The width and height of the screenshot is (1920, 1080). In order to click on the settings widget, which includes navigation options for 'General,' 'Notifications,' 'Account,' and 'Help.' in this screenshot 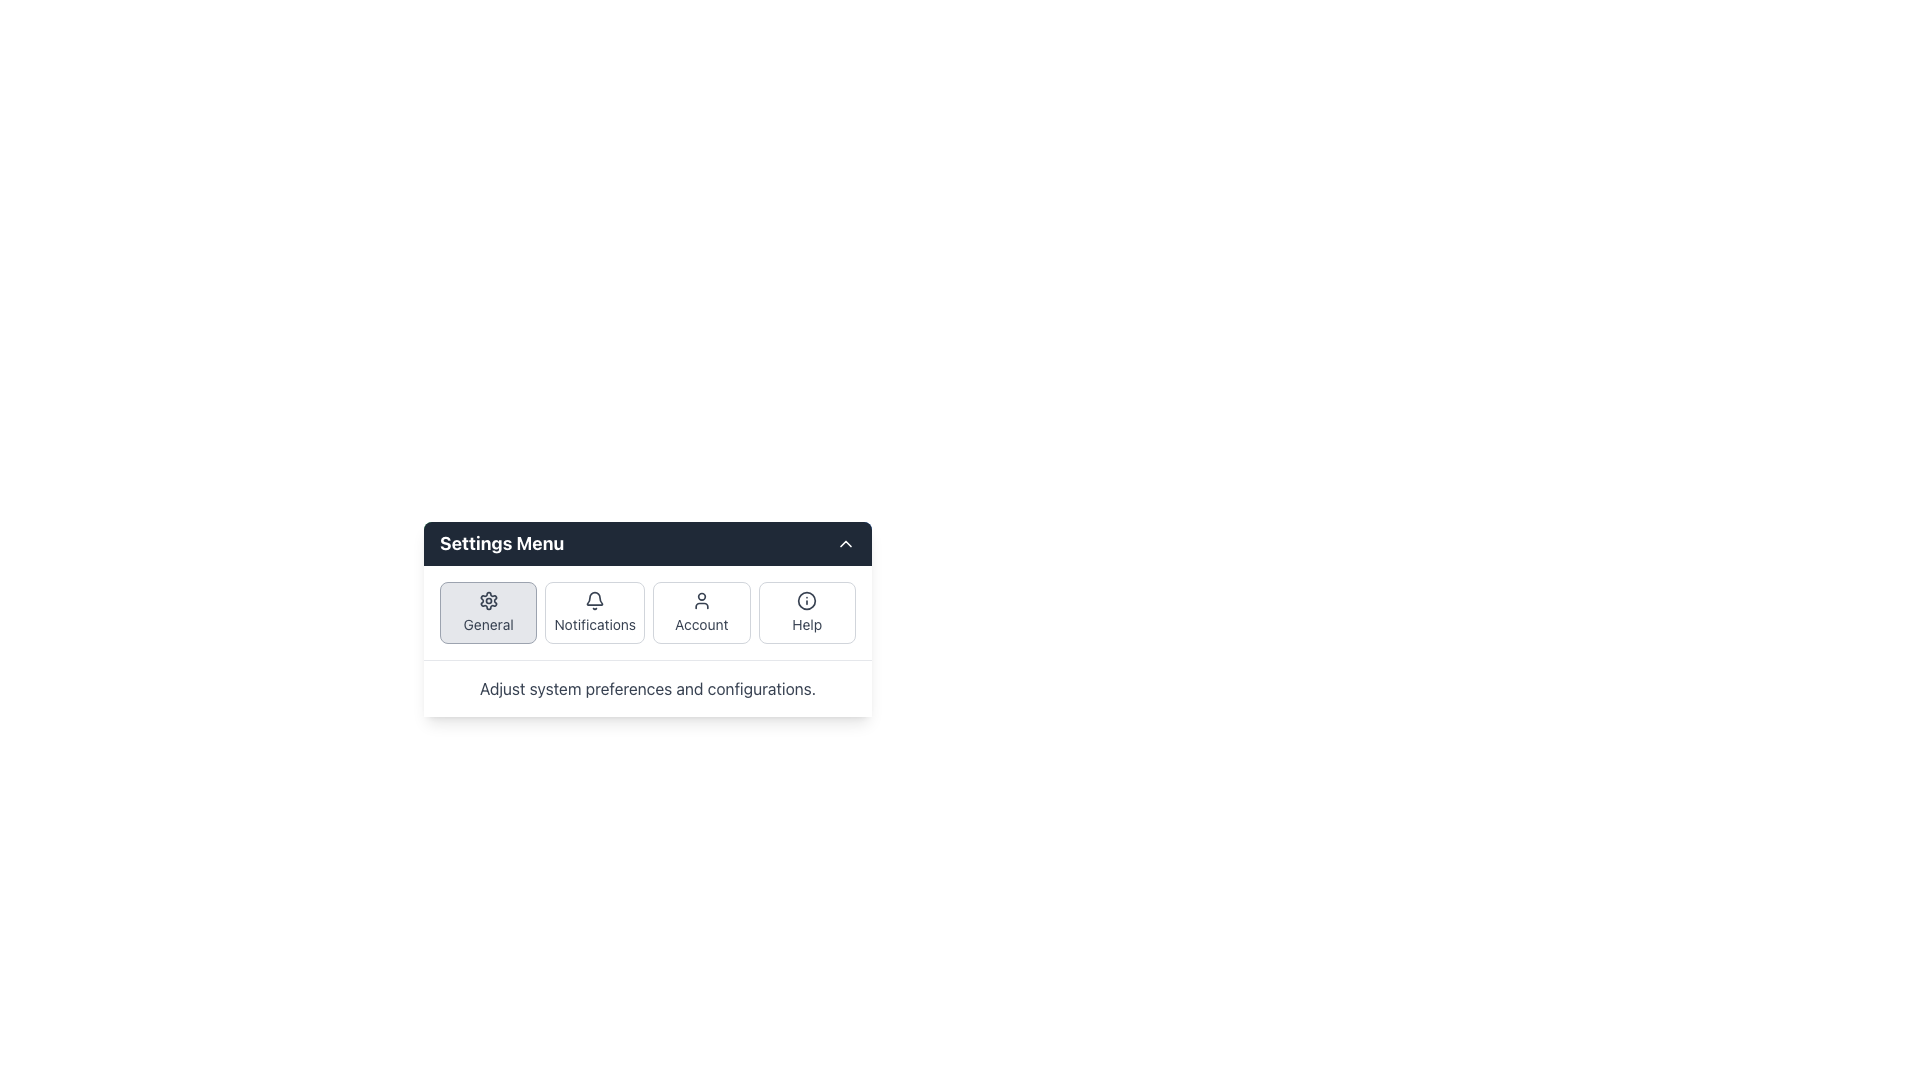, I will do `click(648, 617)`.